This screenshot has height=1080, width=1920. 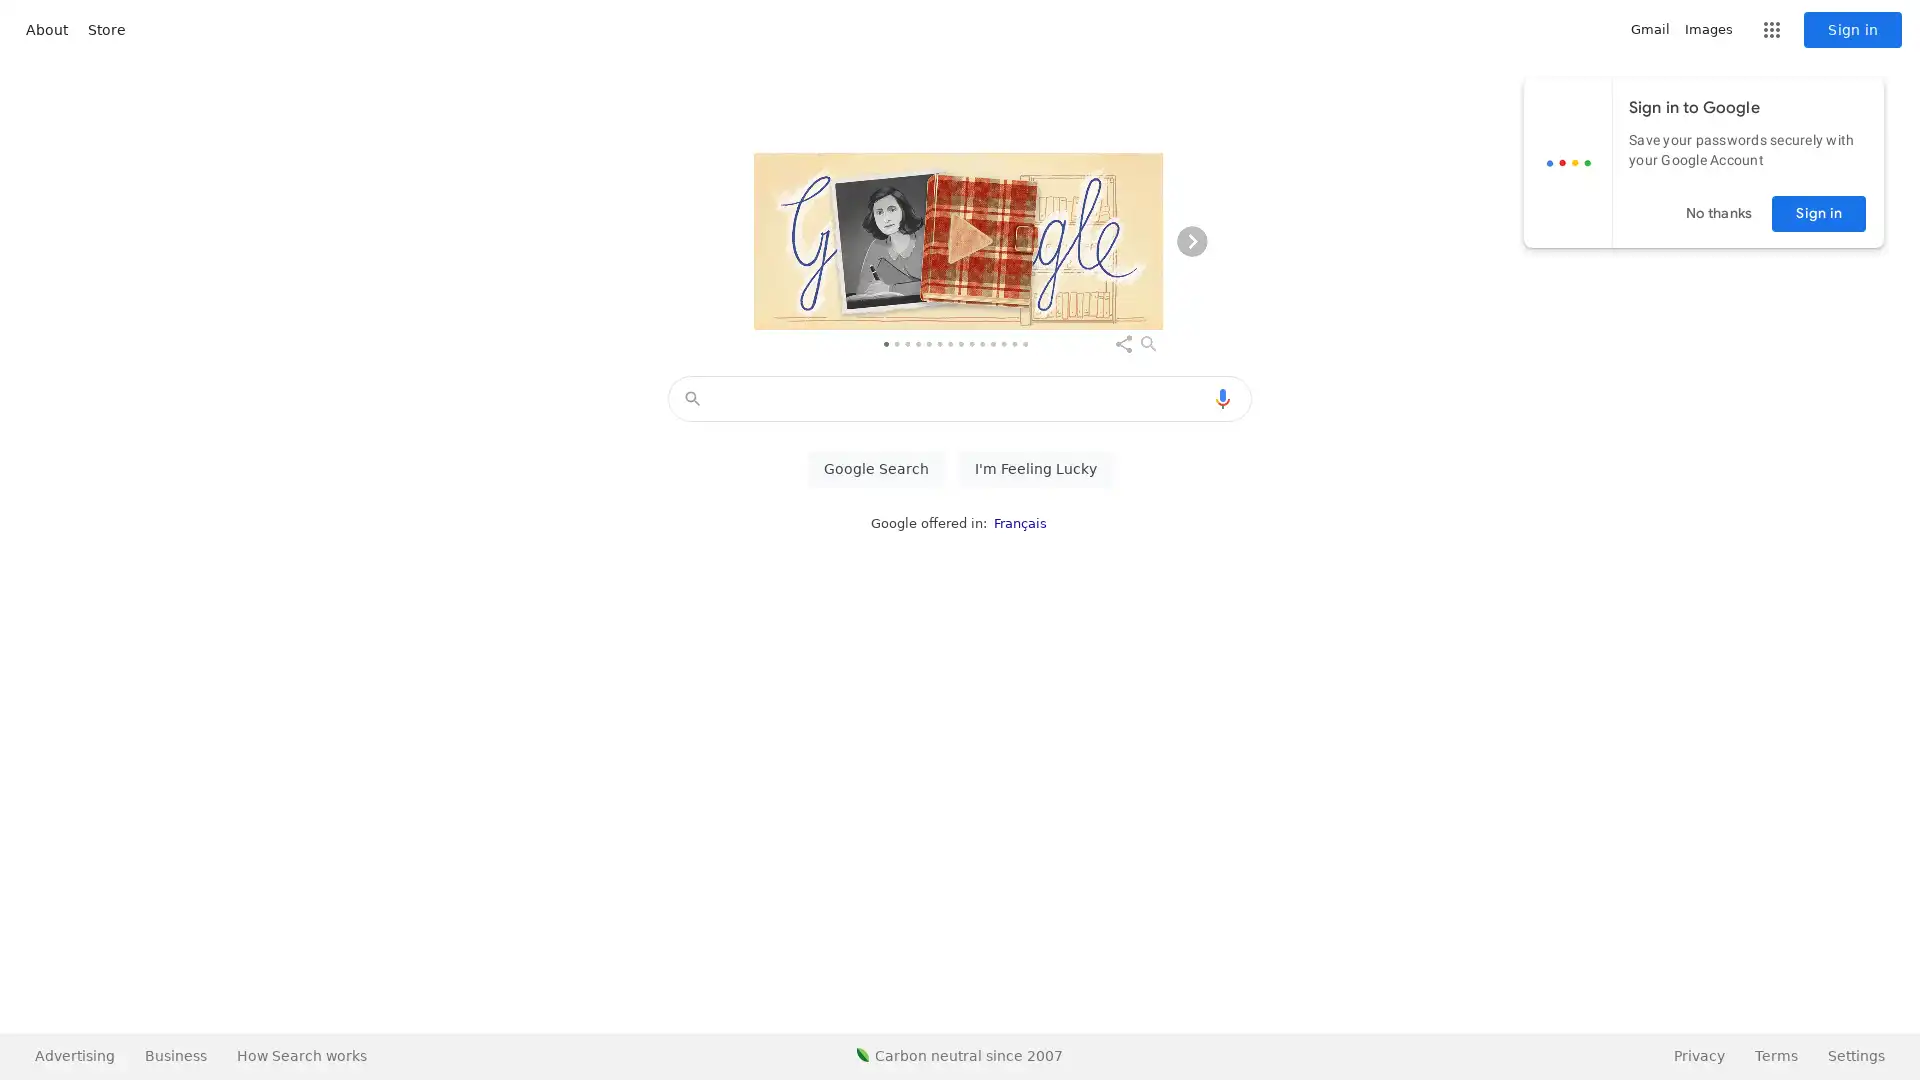 What do you see at coordinates (1035, 469) in the screenshot?
I see `I'm Feeling Lucky` at bounding box center [1035, 469].